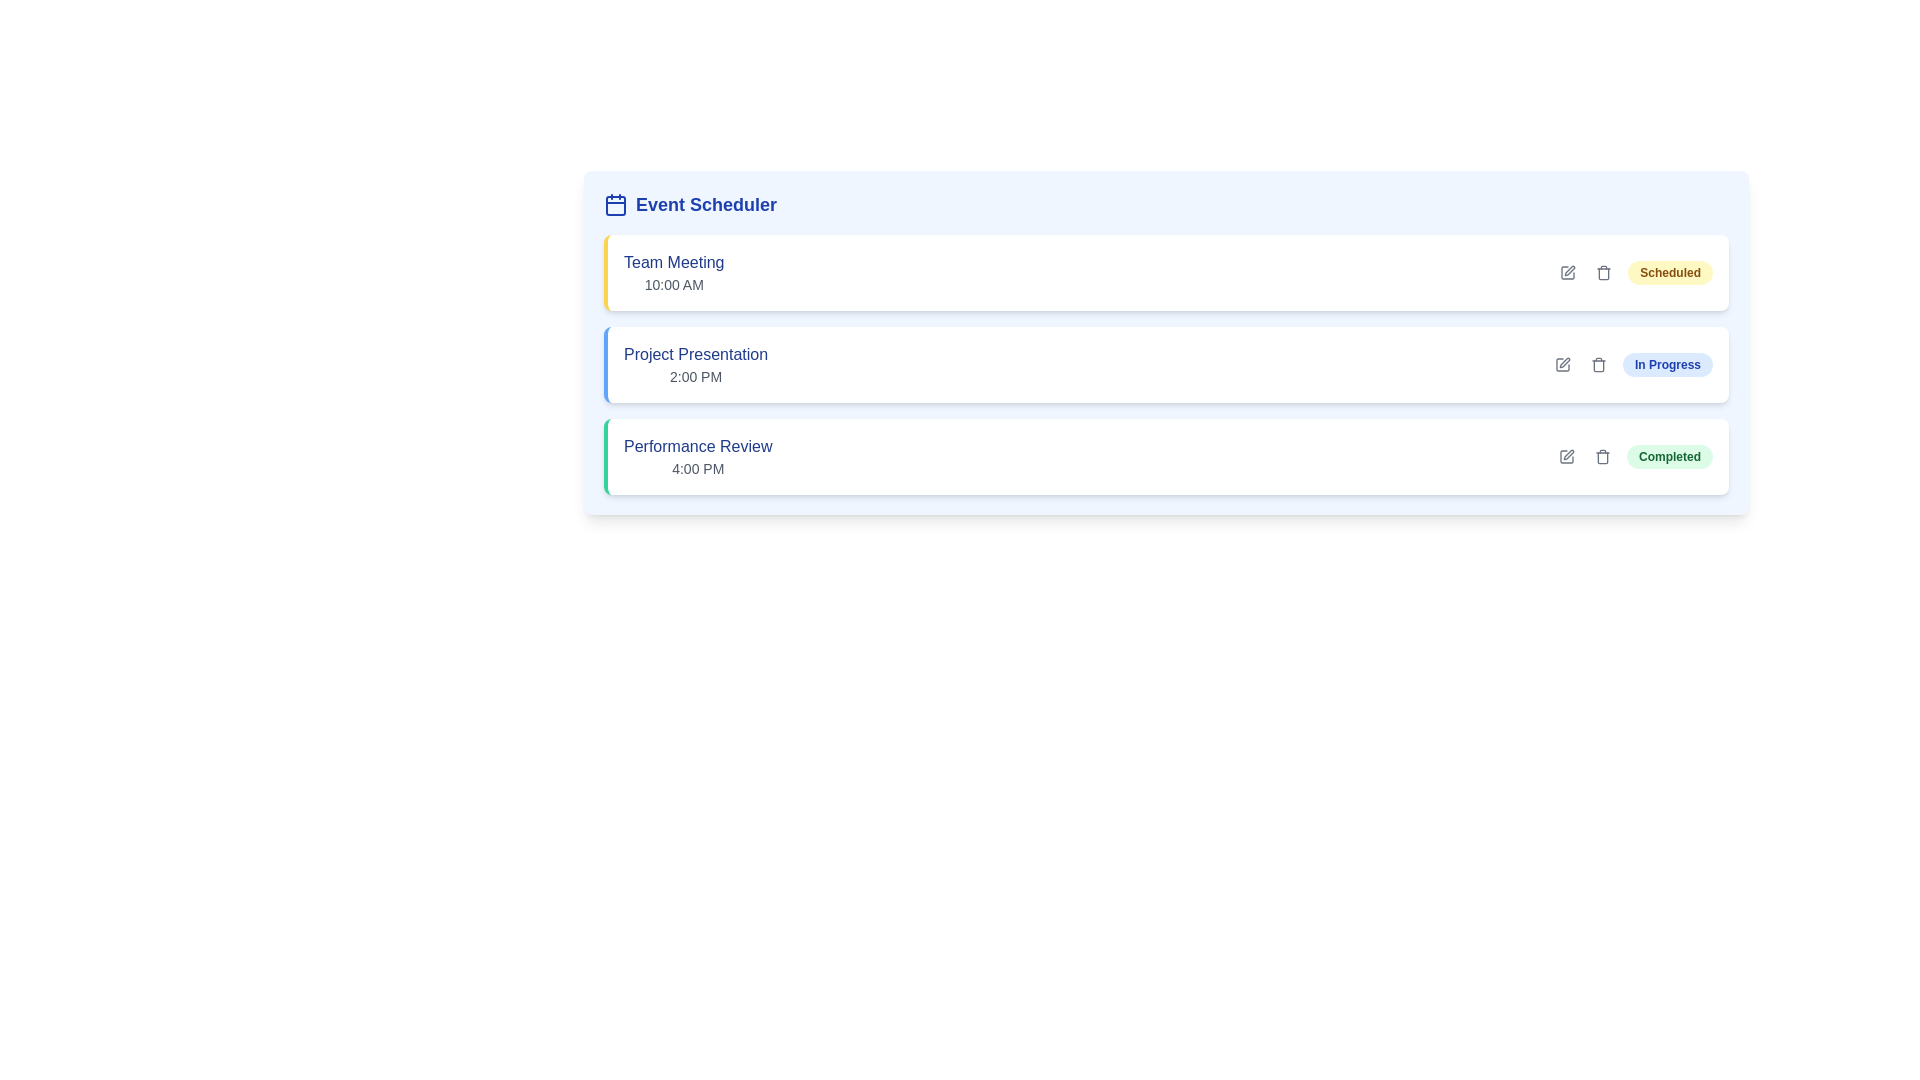 The image size is (1920, 1080). I want to click on the second button in the horizontal group of interactive elements on the right side of the 'Team Meeting' row to change its background color, so click(1604, 273).